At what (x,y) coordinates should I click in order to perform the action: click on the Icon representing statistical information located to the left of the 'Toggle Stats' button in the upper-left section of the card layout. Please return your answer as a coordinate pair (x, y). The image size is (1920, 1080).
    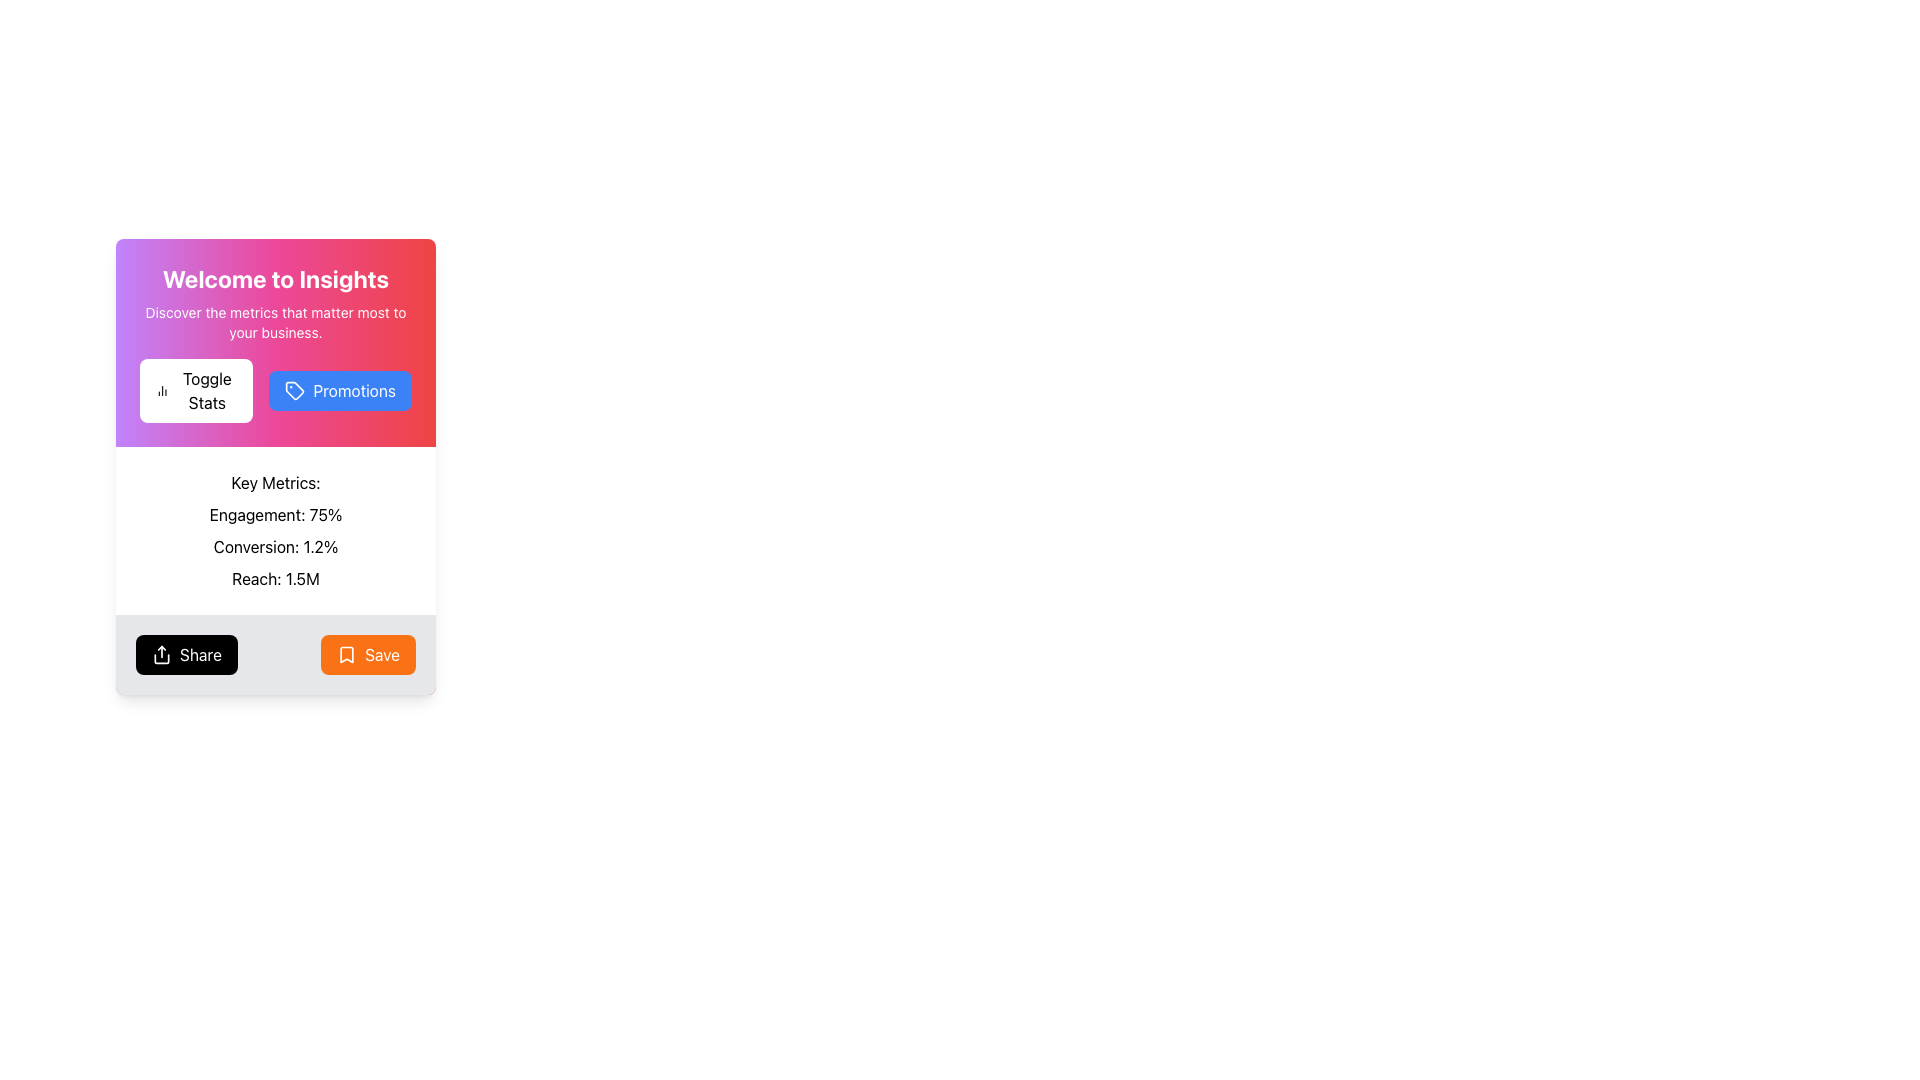
    Looking at the image, I should click on (162, 390).